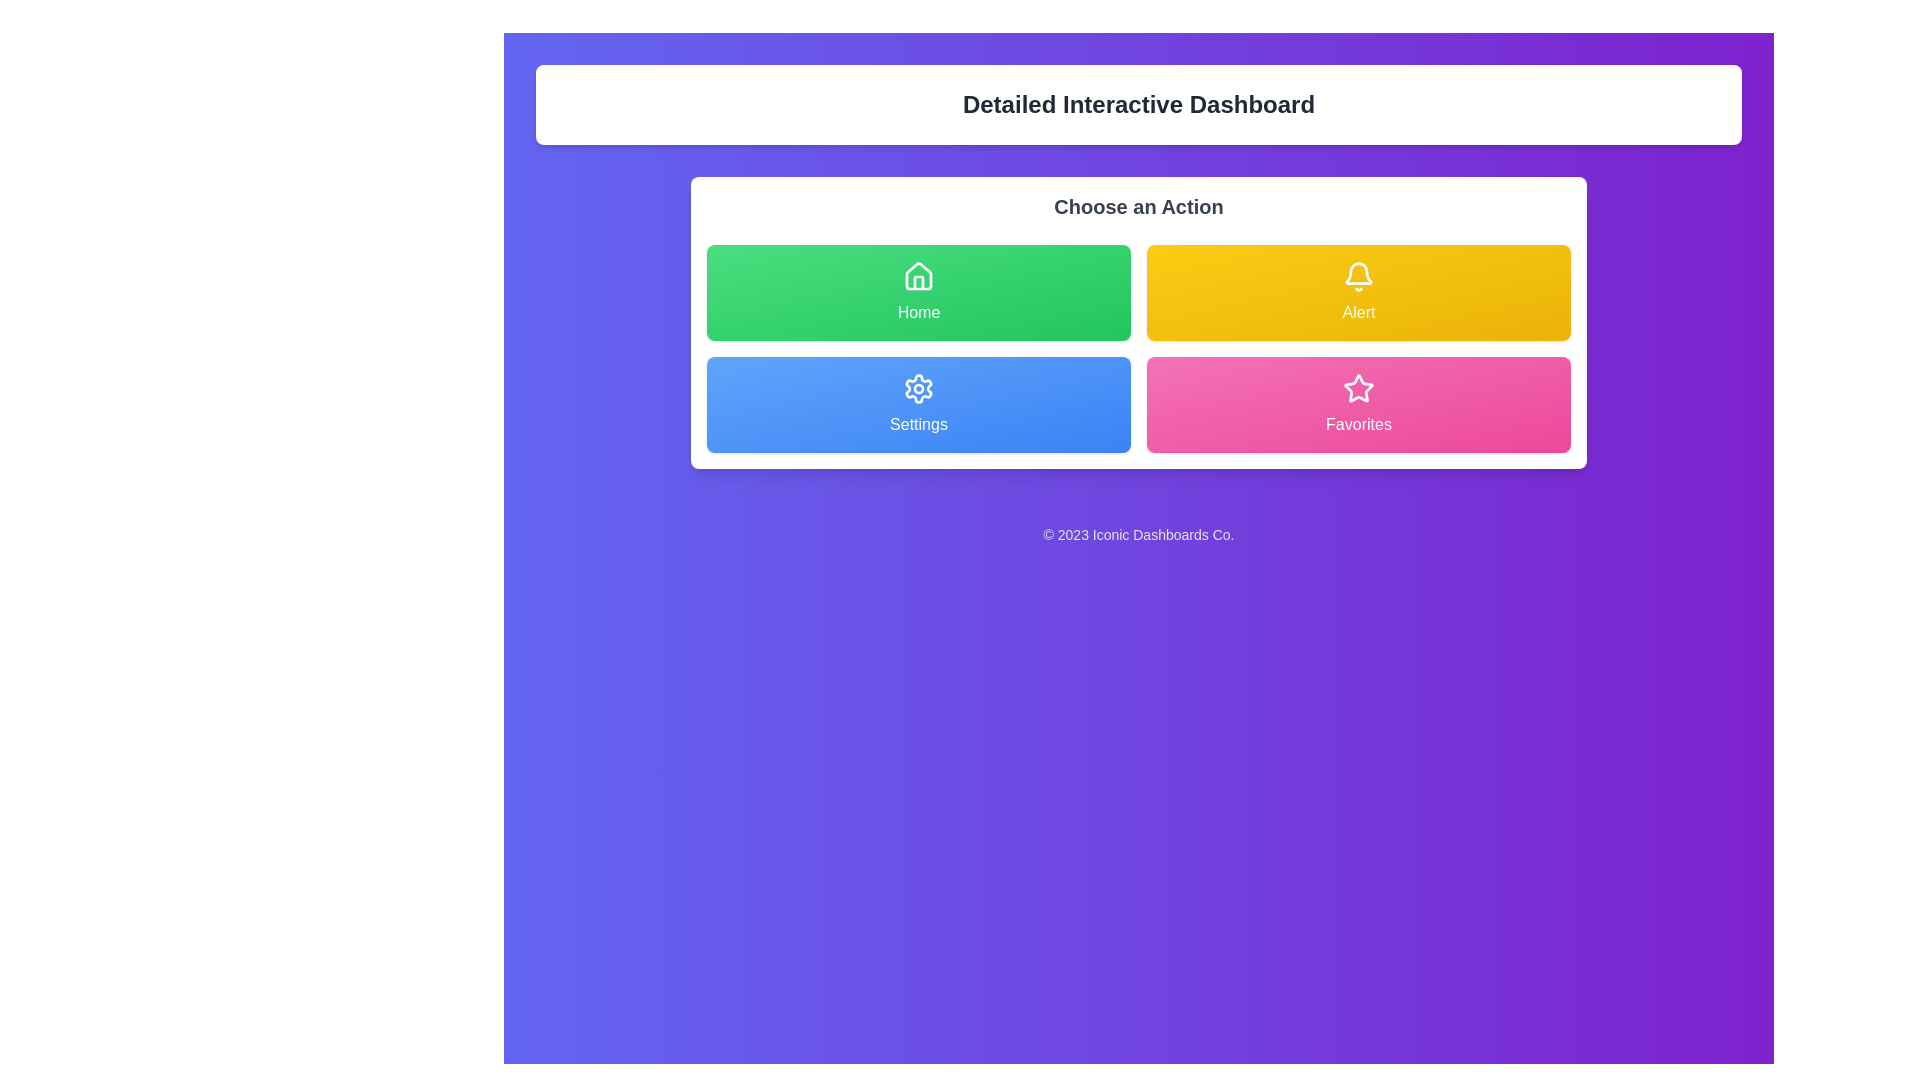  What do you see at coordinates (917, 276) in the screenshot?
I see `the house-shaped icon representing the 'Home' action, which is located on a green rectangular button labeled 'Home' in a grid layout` at bounding box center [917, 276].